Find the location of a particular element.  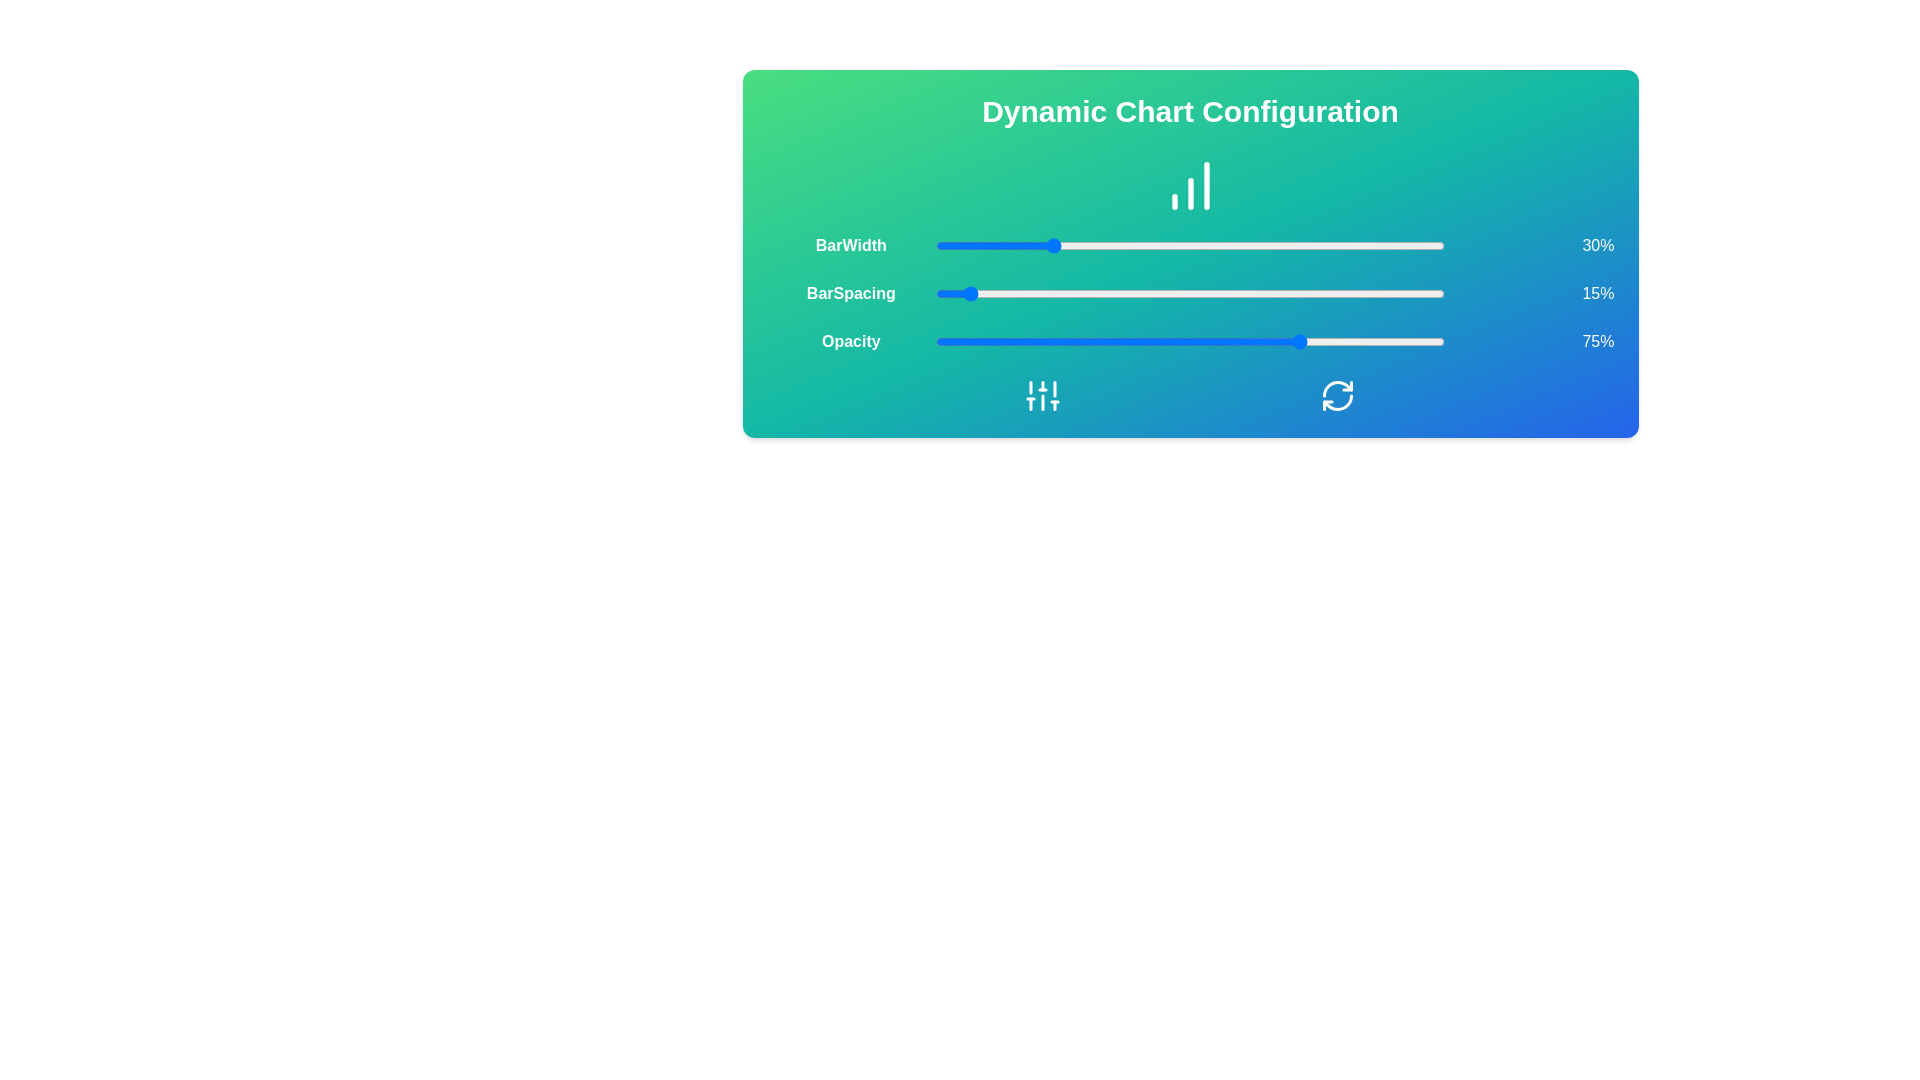

the chart icon to interact with it is located at coordinates (1190, 185).